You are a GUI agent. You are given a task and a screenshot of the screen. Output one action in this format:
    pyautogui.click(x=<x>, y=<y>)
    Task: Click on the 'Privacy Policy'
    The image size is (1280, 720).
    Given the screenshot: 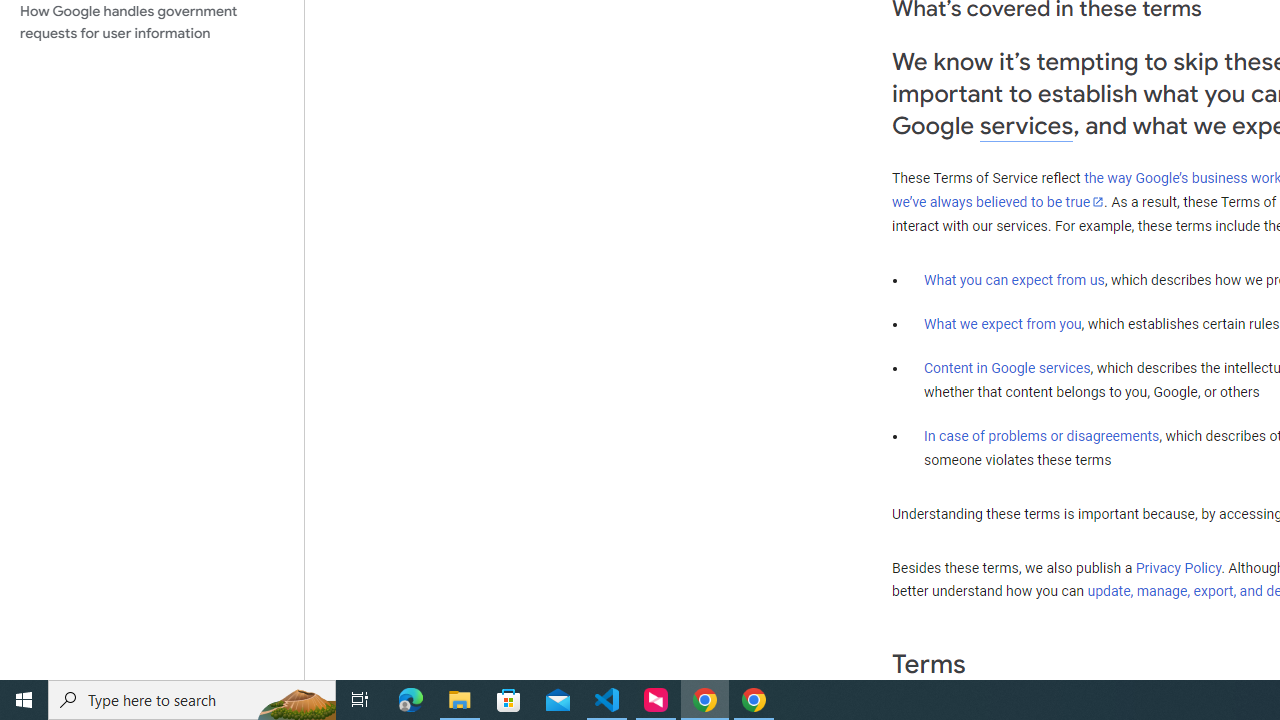 What is the action you would take?
    pyautogui.click(x=1178, y=567)
    